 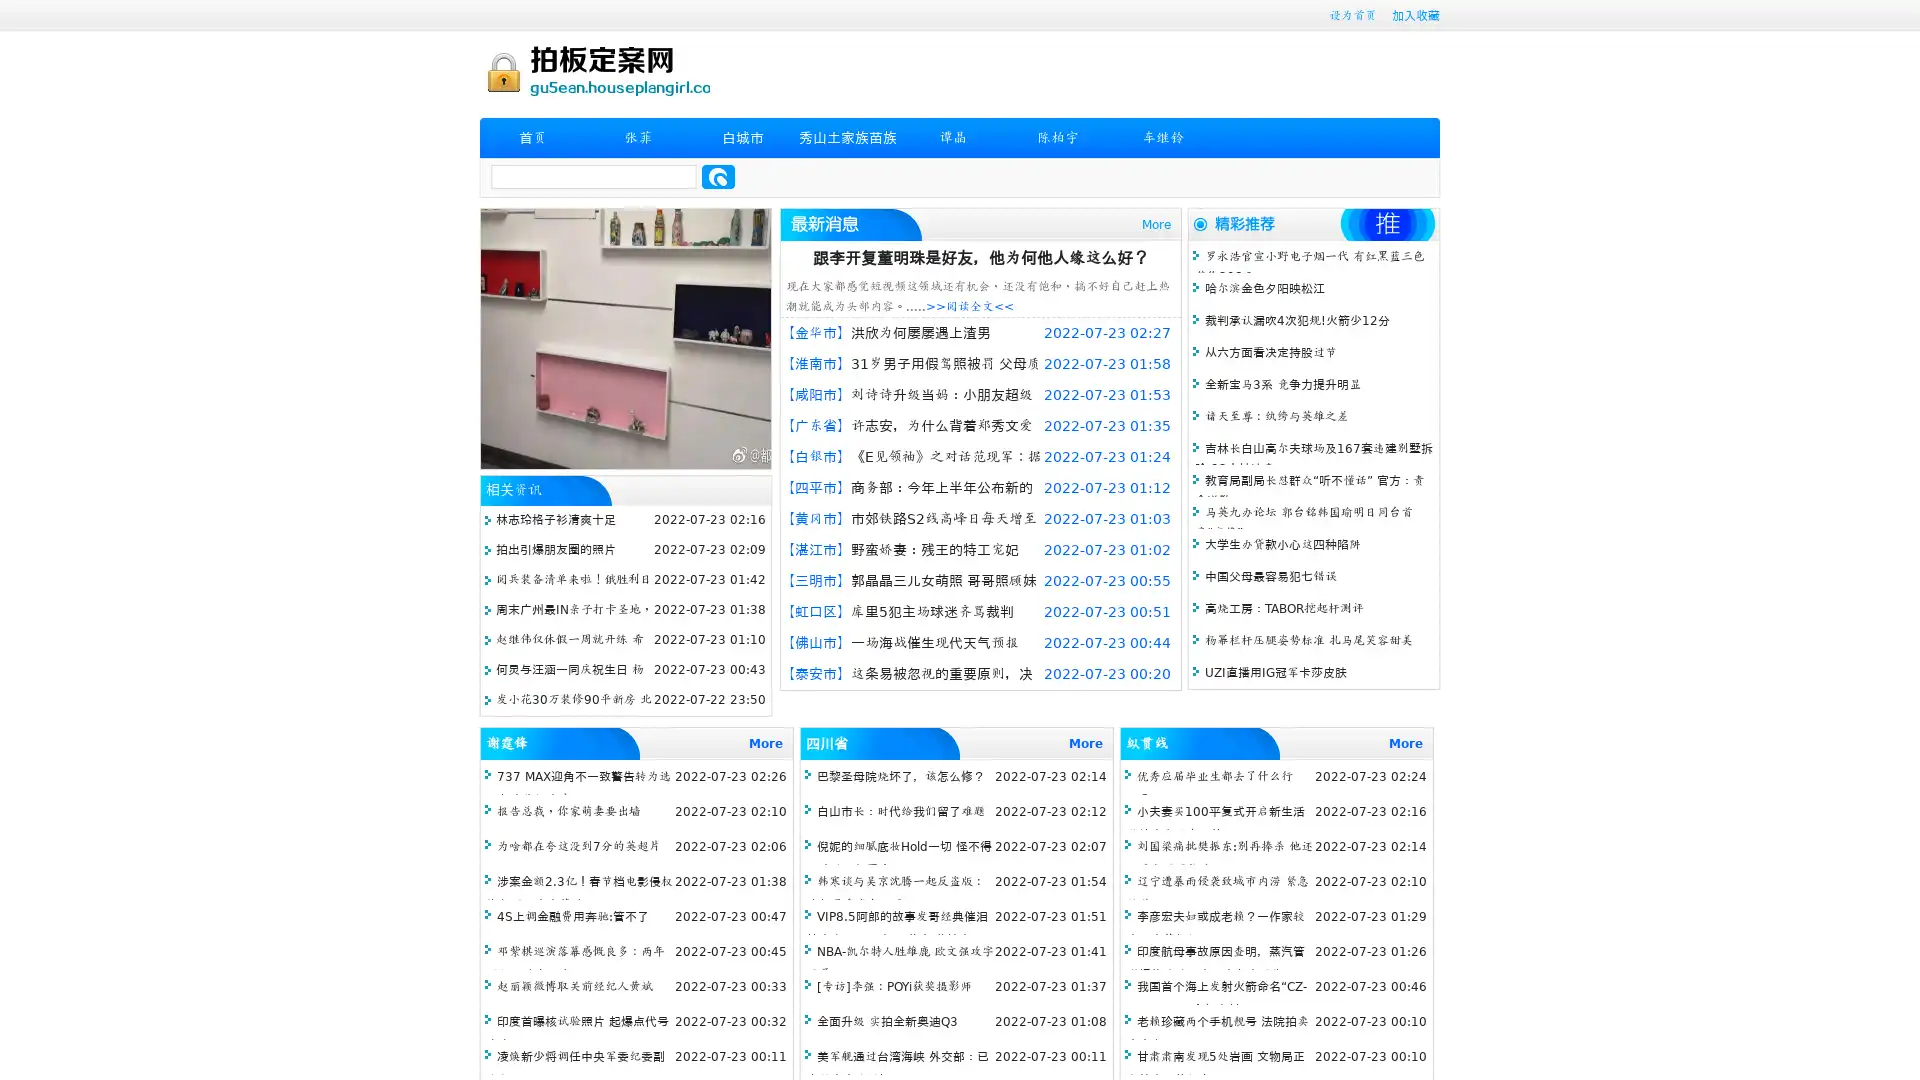 I want to click on Search, so click(x=718, y=176).